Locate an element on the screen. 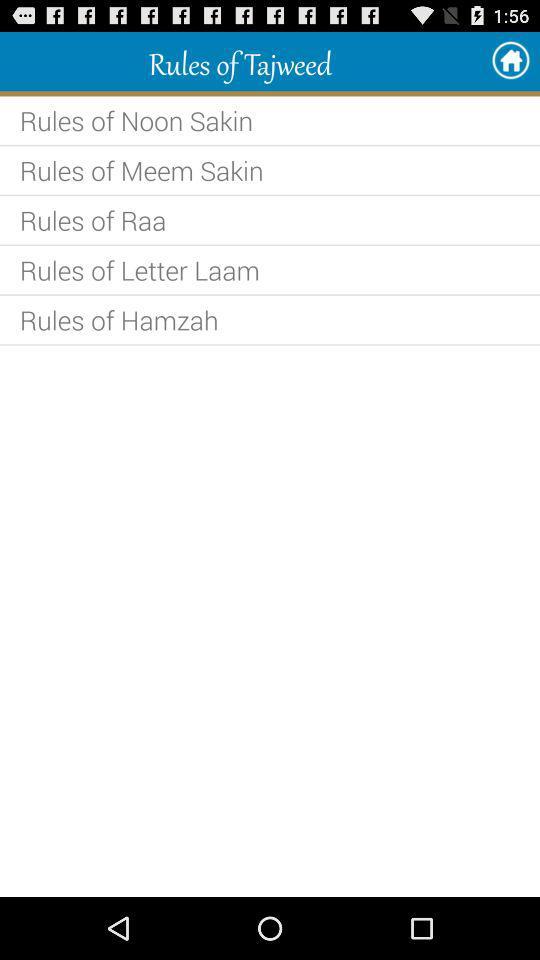 The image size is (540, 960). the item to the right of the rules of tajweed app is located at coordinates (510, 61).